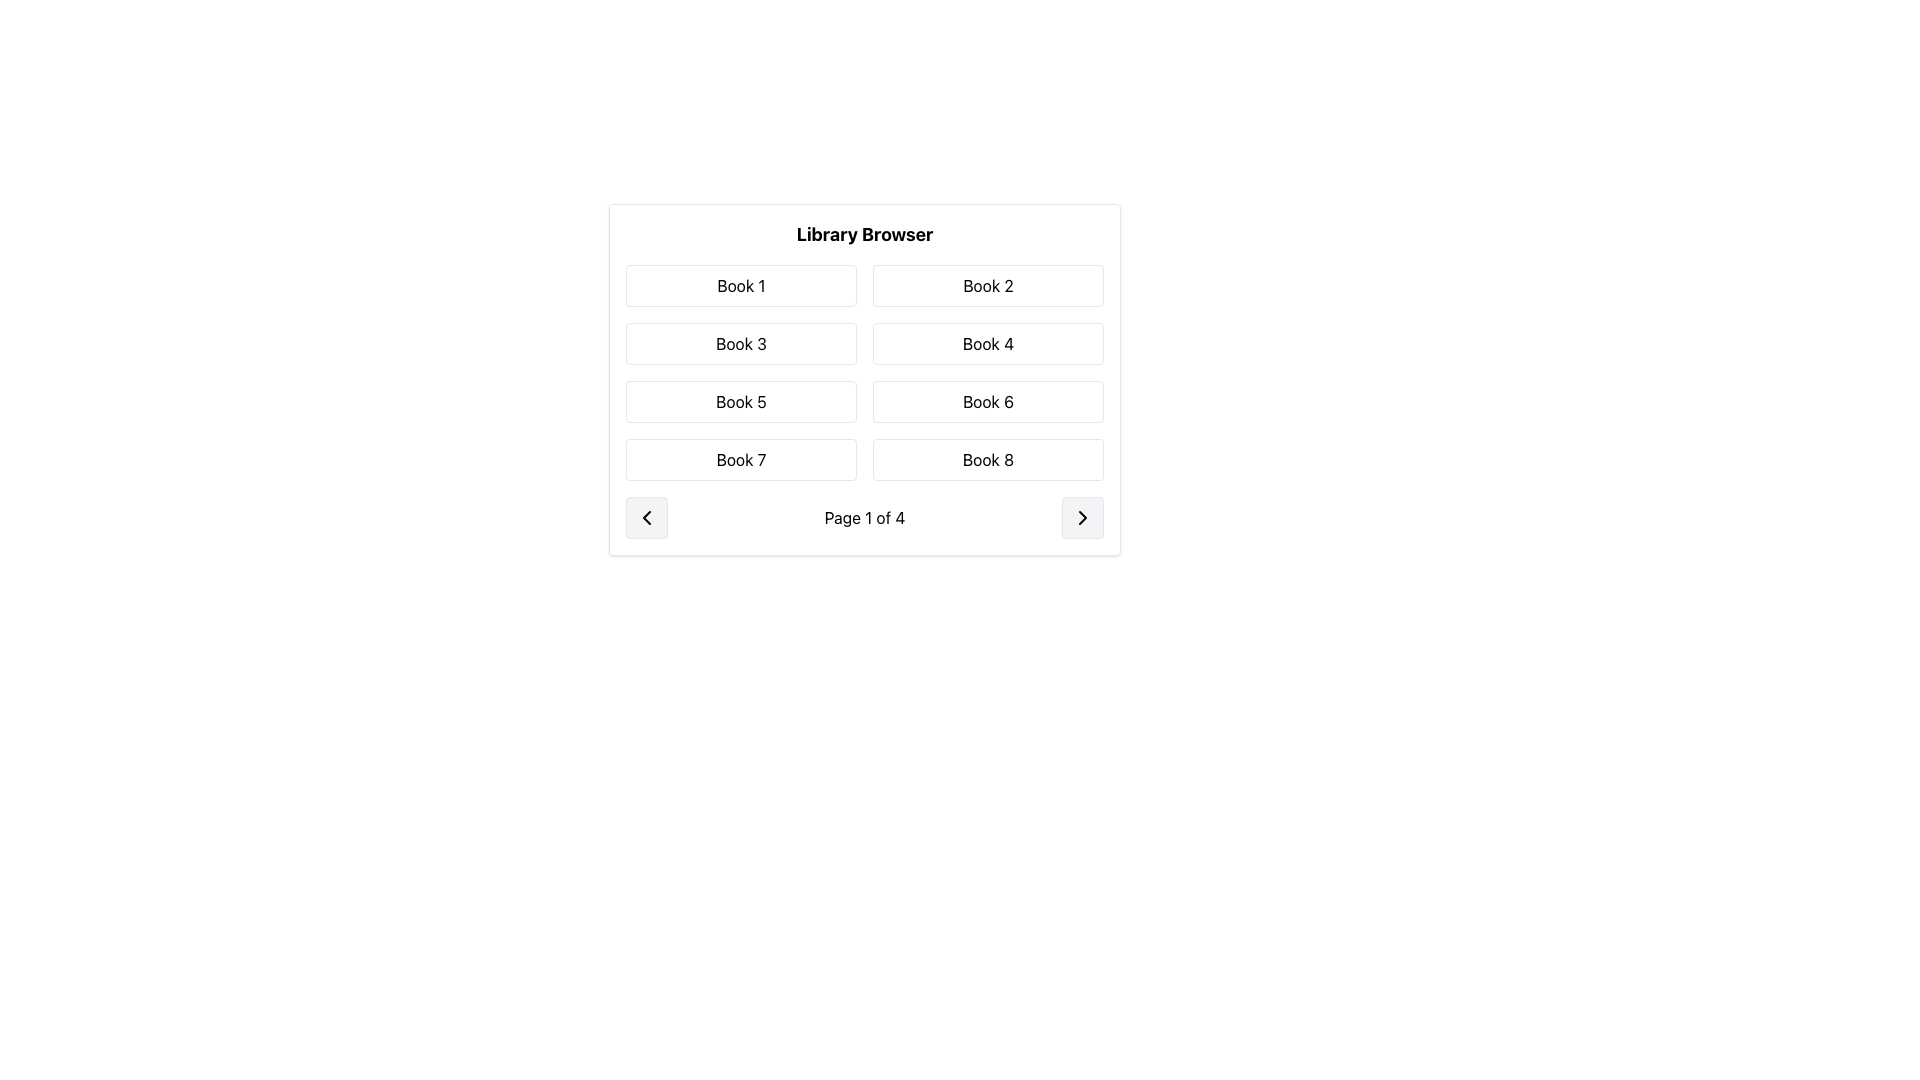 The width and height of the screenshot is (1920, 1080). Describe the element at coordinates (1082, 516) in the screenshot. I see `the chevron icon within the navigation button located at the bottom-right corner of the 'Library Browser' interface` at that location.